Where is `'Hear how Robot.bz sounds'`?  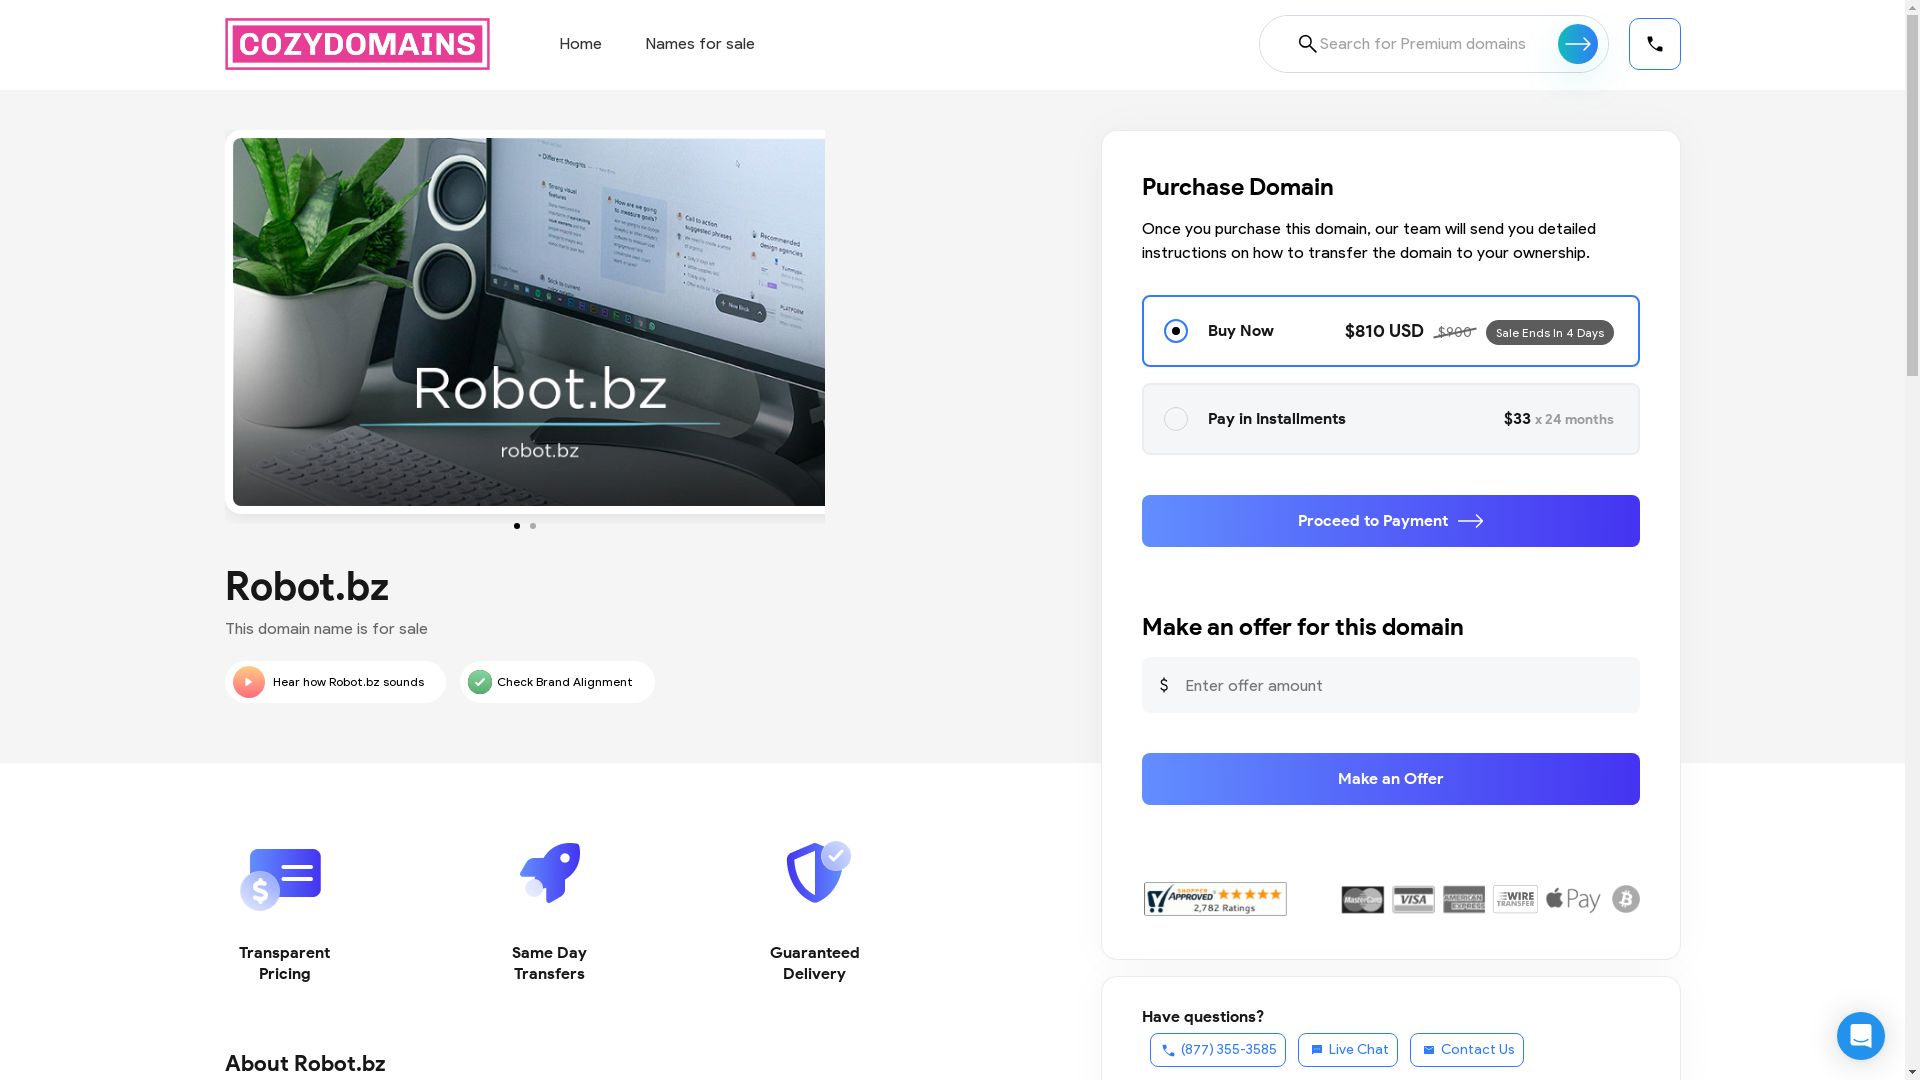 'Hear how Robot.bz sounds' is located at coordinates (334, 681).